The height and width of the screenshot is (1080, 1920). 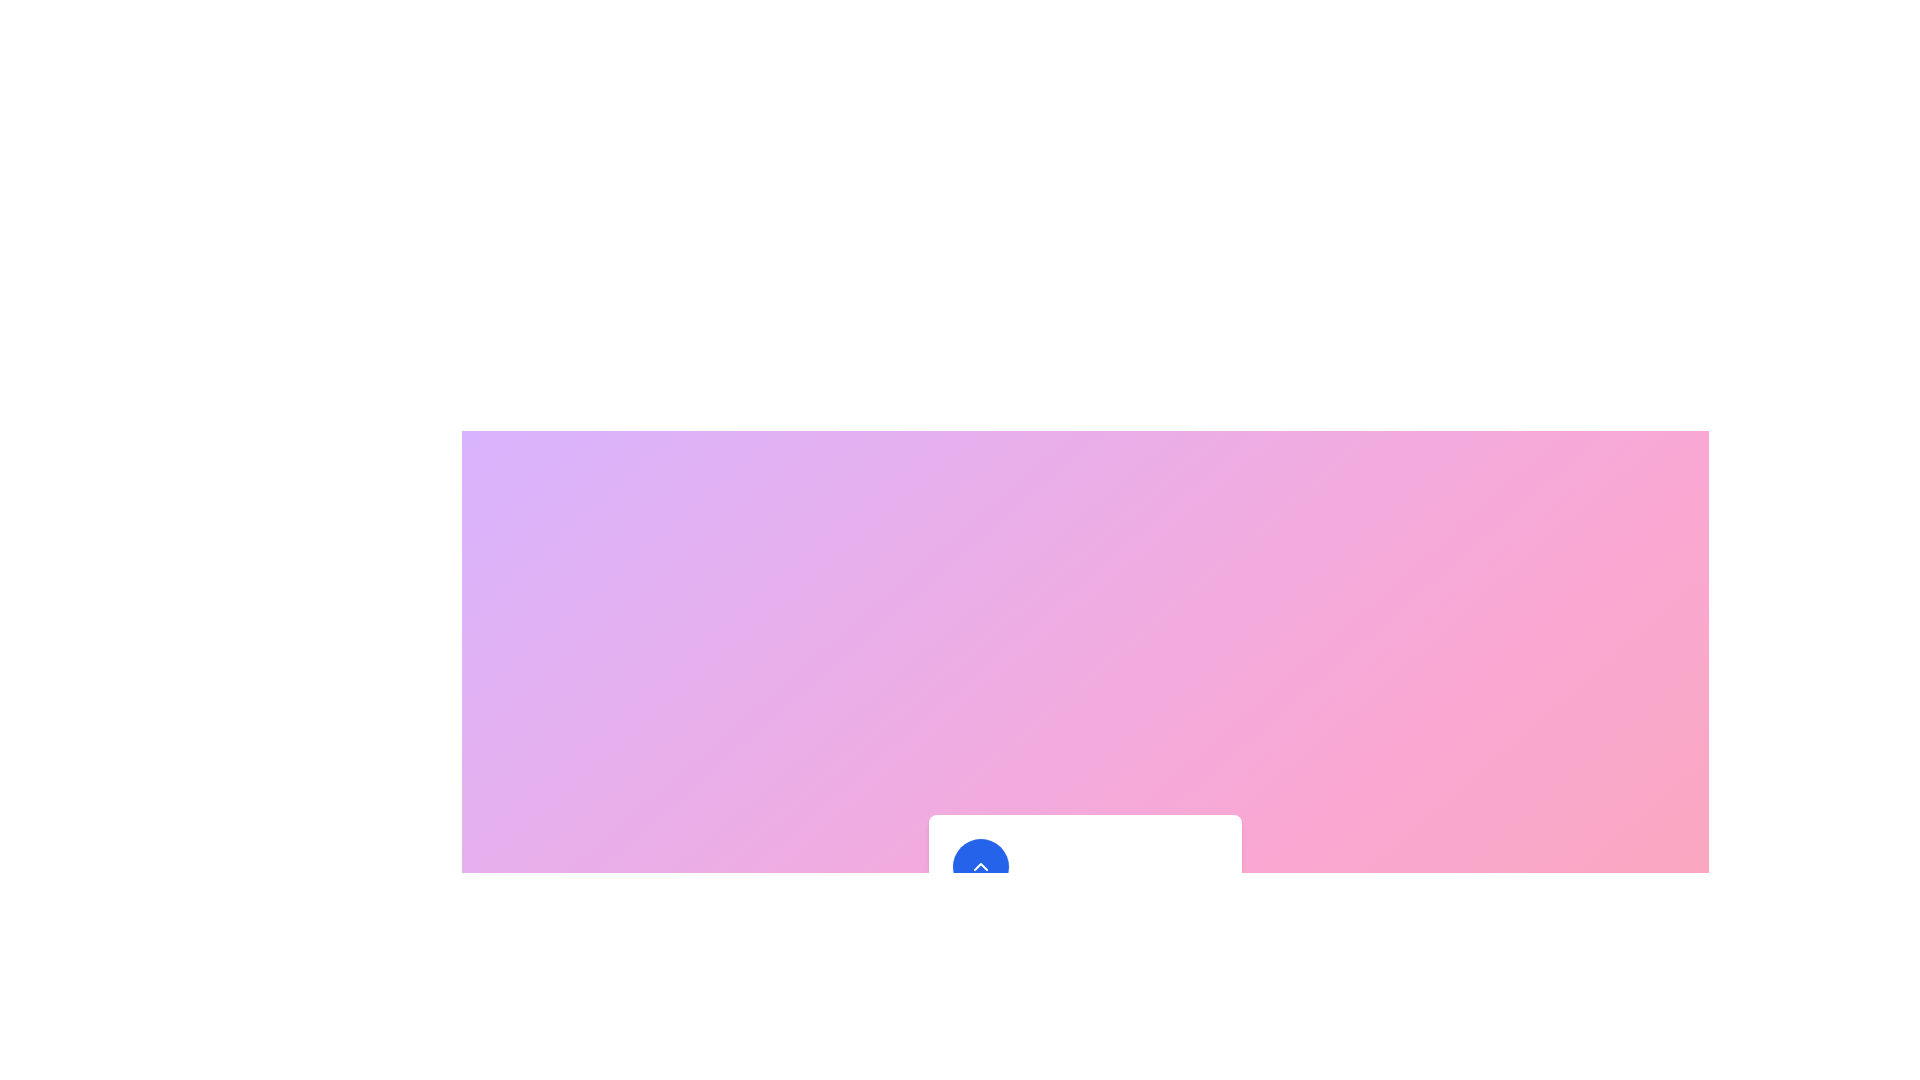 What do you see at coordinates (980, 866) in the screenshot?
I see `button to toggle the menu's state` at bounding box center [980, 866].